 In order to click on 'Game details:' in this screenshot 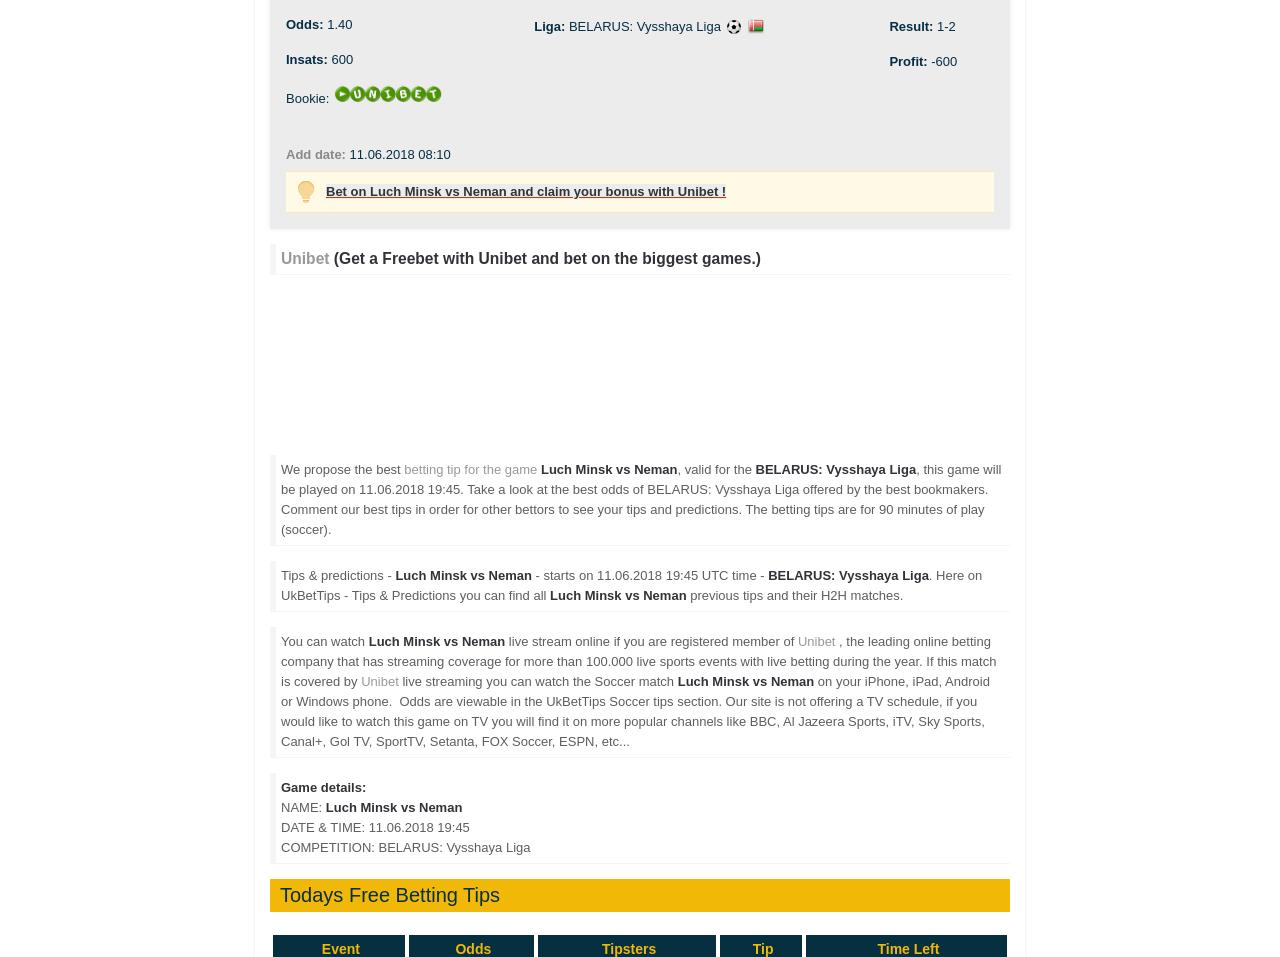, I will do `click(323, 786)`.